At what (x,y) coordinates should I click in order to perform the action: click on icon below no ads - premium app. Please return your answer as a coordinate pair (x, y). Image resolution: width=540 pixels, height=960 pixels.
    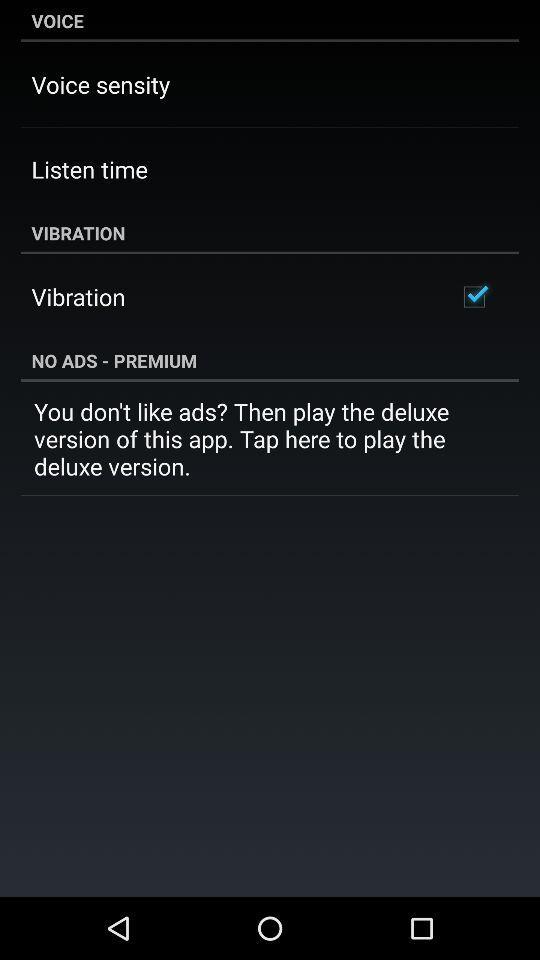
    Looking at the image, I should click on (270, 438).